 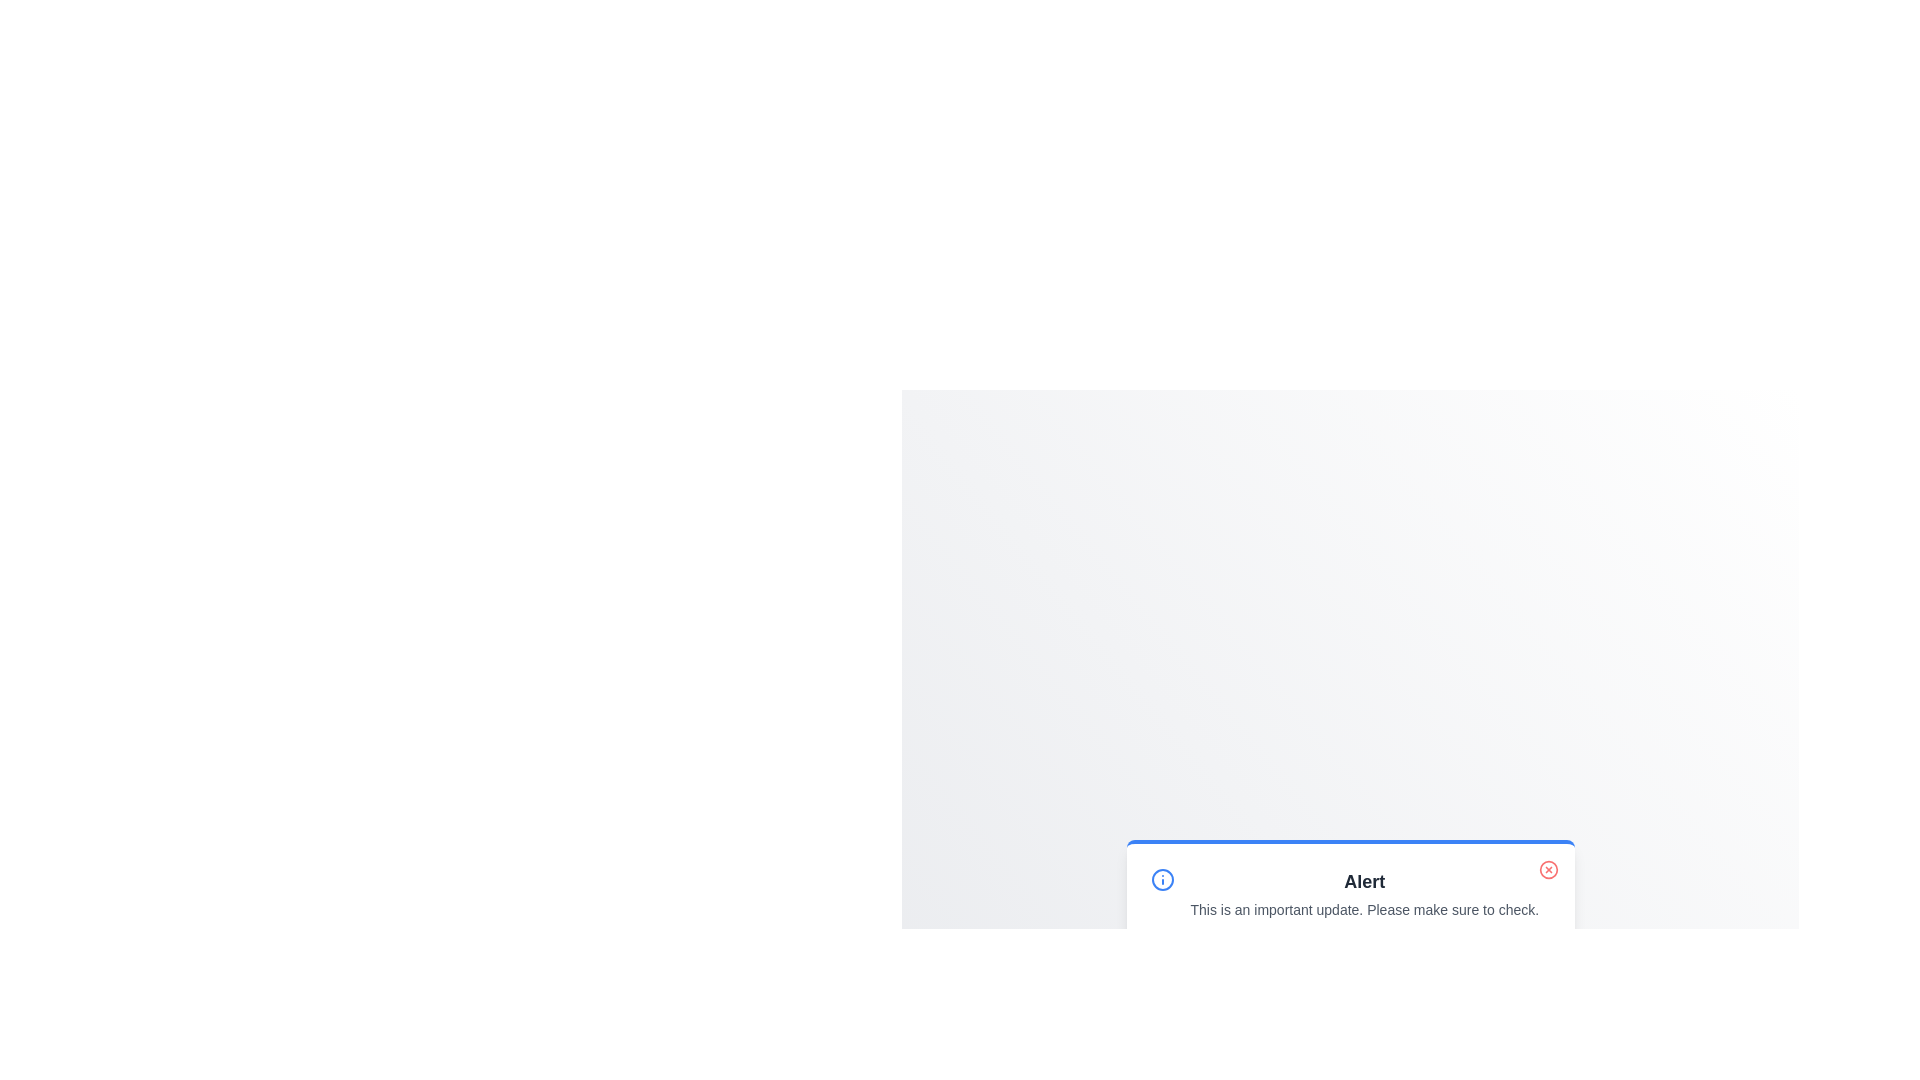 What do you see at coordinates (1547, 869) in the screenshot?
I see `the close button to dismiss the alert` at bounding box center [1547, 869].